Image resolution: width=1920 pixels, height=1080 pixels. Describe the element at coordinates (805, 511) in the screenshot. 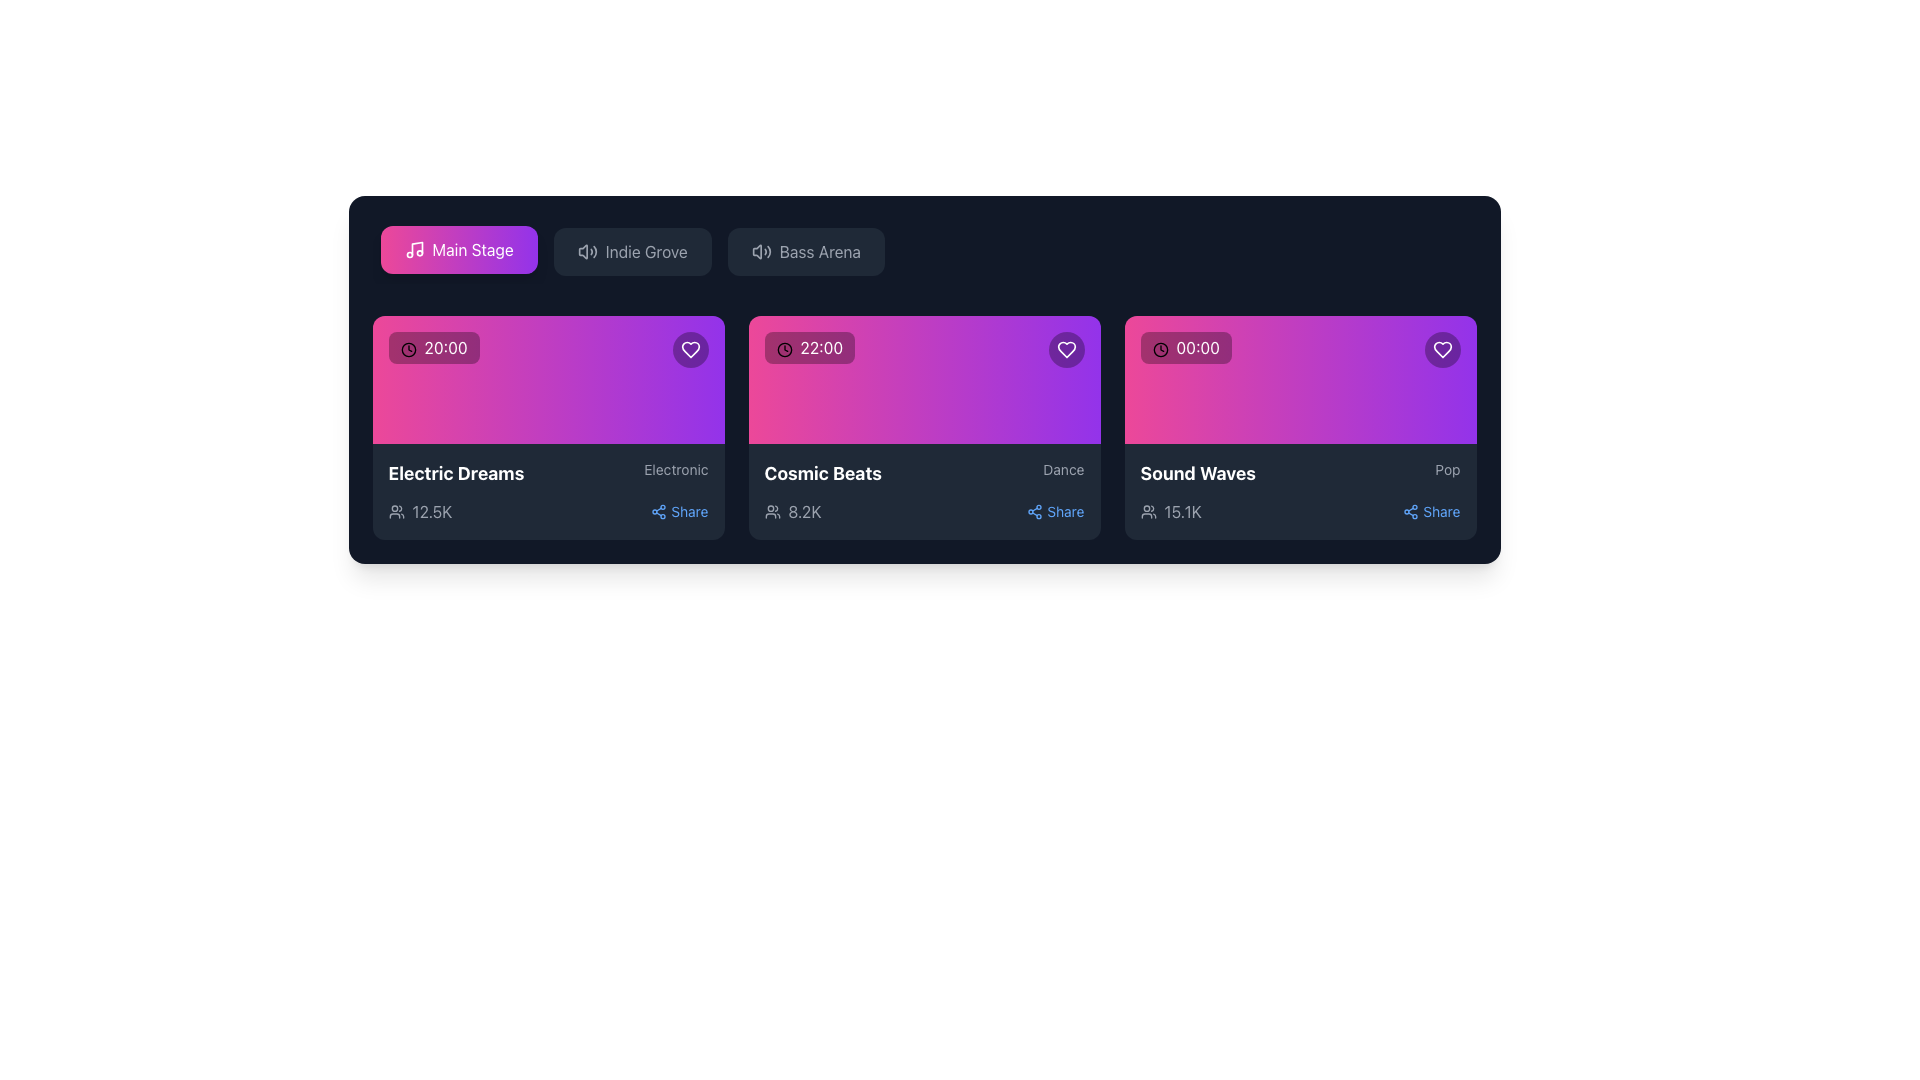

I see `number '8.2K' displayed in the gray text label, which is located at the bottom section of the second card titled 'Cosmic Beats'` at that location.